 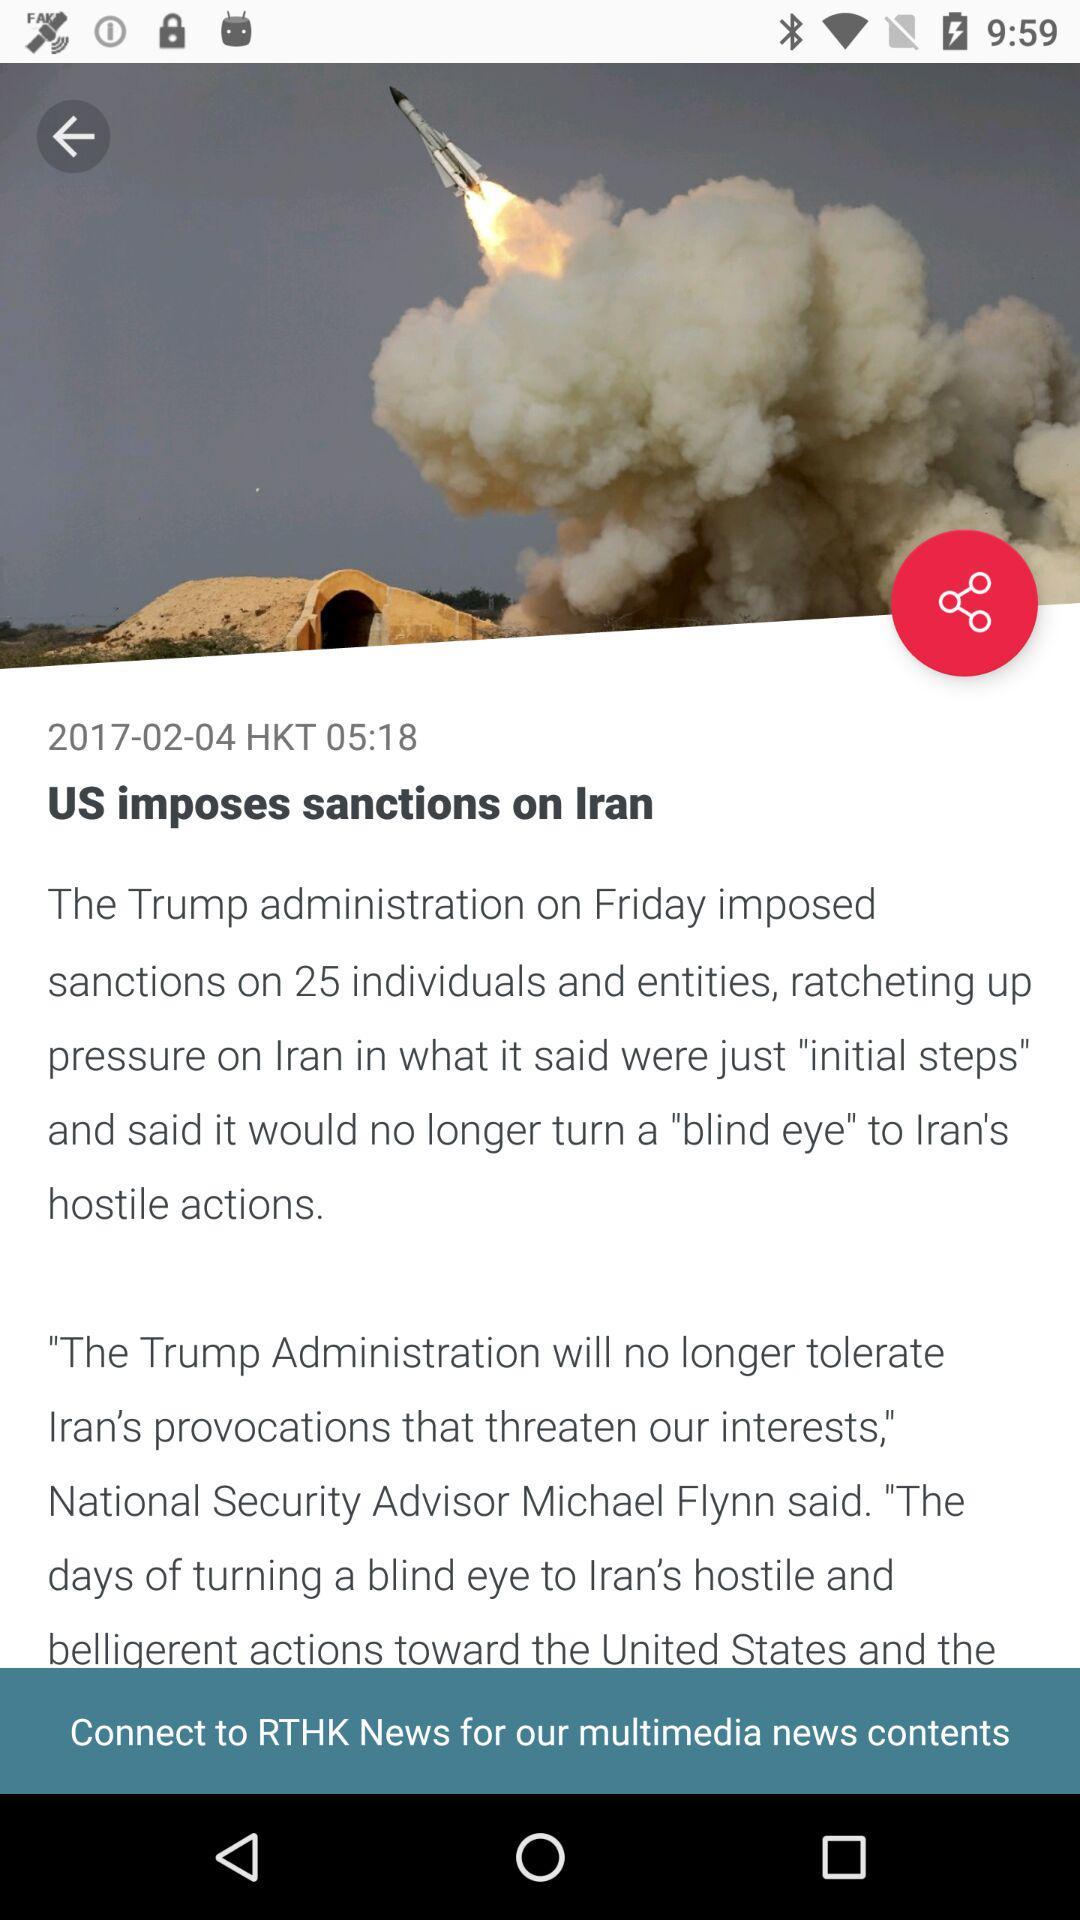 I want to click on the app next to the news item, so click(x=72, y=135).